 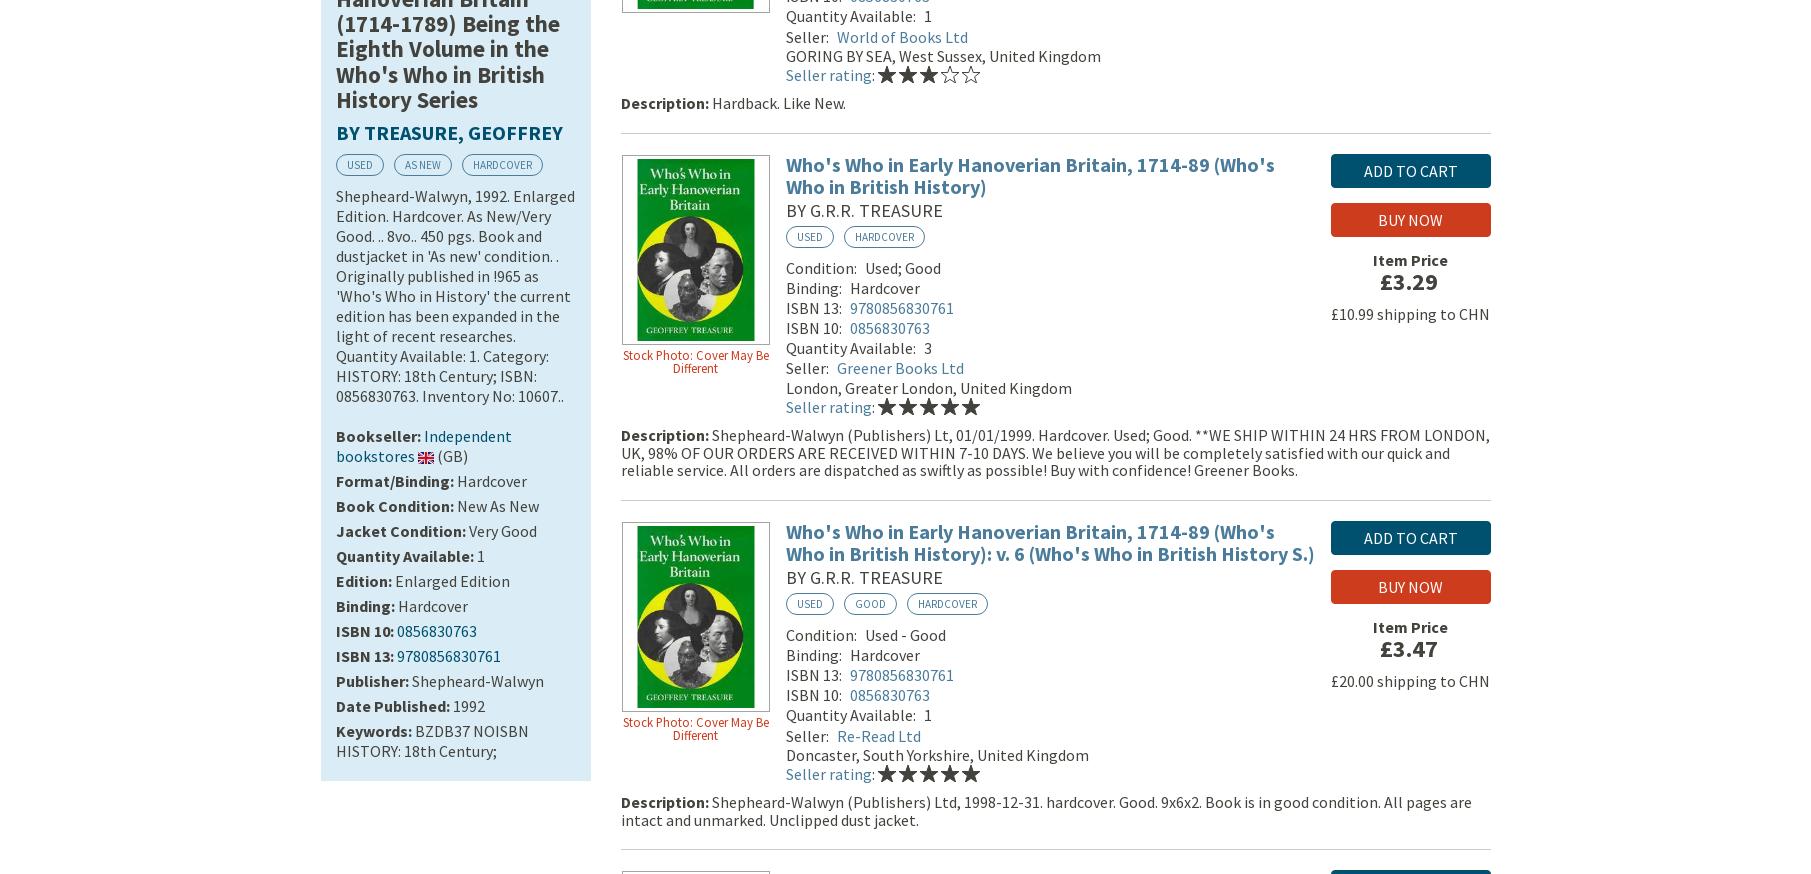 What do you see at coordinates (784, 757) in the screenshot?
I see `'Doncaster, South Yorkshire,'` at bounding box center [784, 757].